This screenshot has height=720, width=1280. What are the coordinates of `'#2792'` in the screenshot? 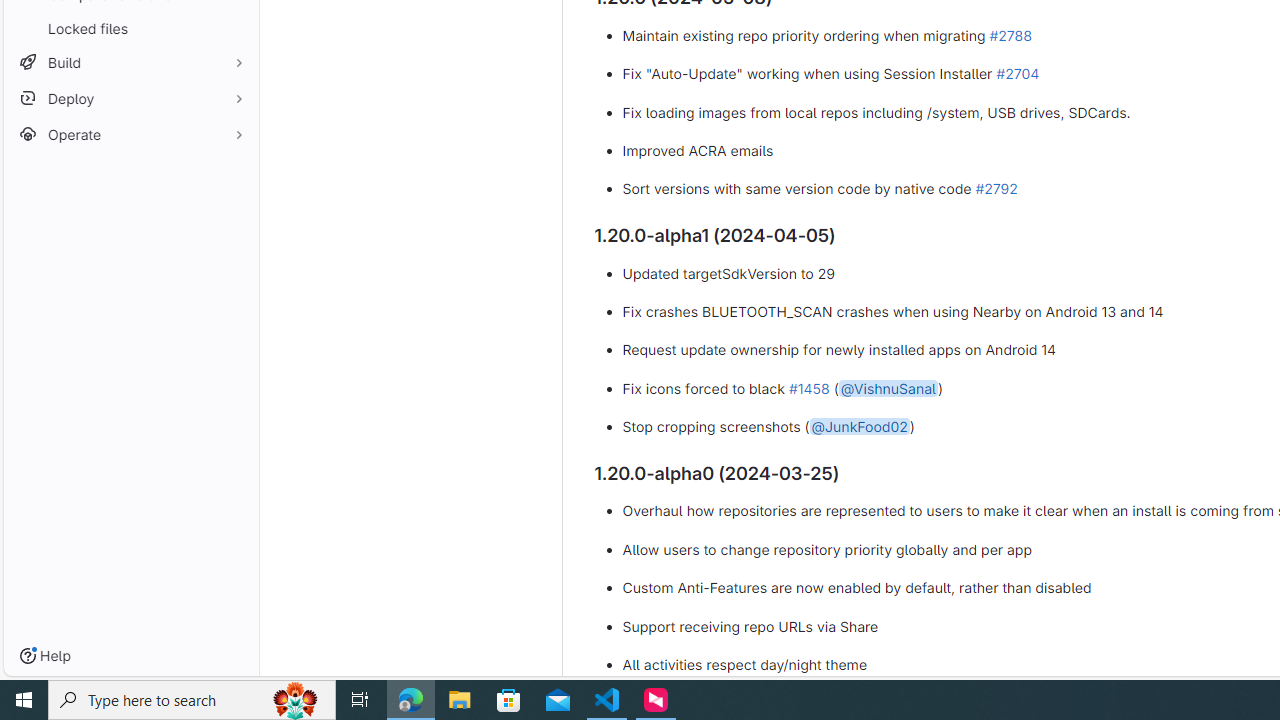 It's located at (996, 189).